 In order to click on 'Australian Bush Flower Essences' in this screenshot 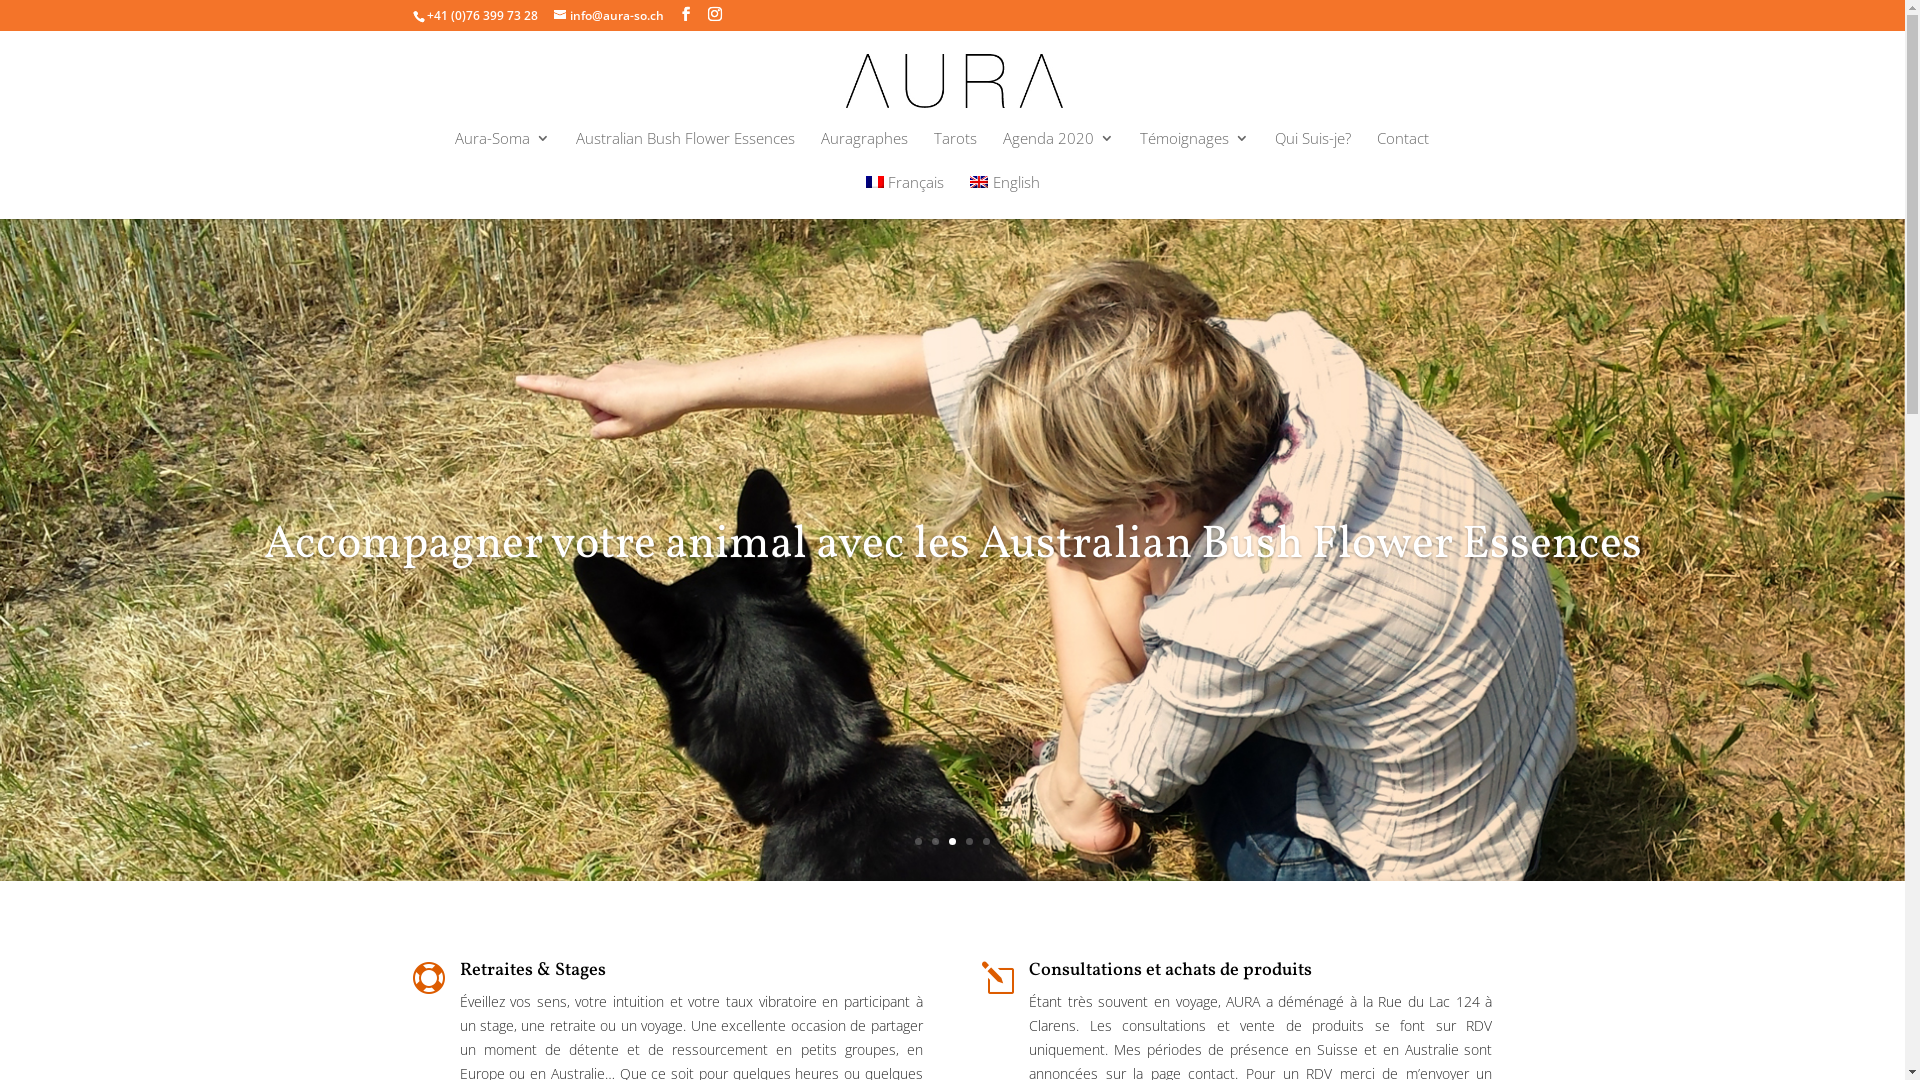, I will do `click(685, 152)`.